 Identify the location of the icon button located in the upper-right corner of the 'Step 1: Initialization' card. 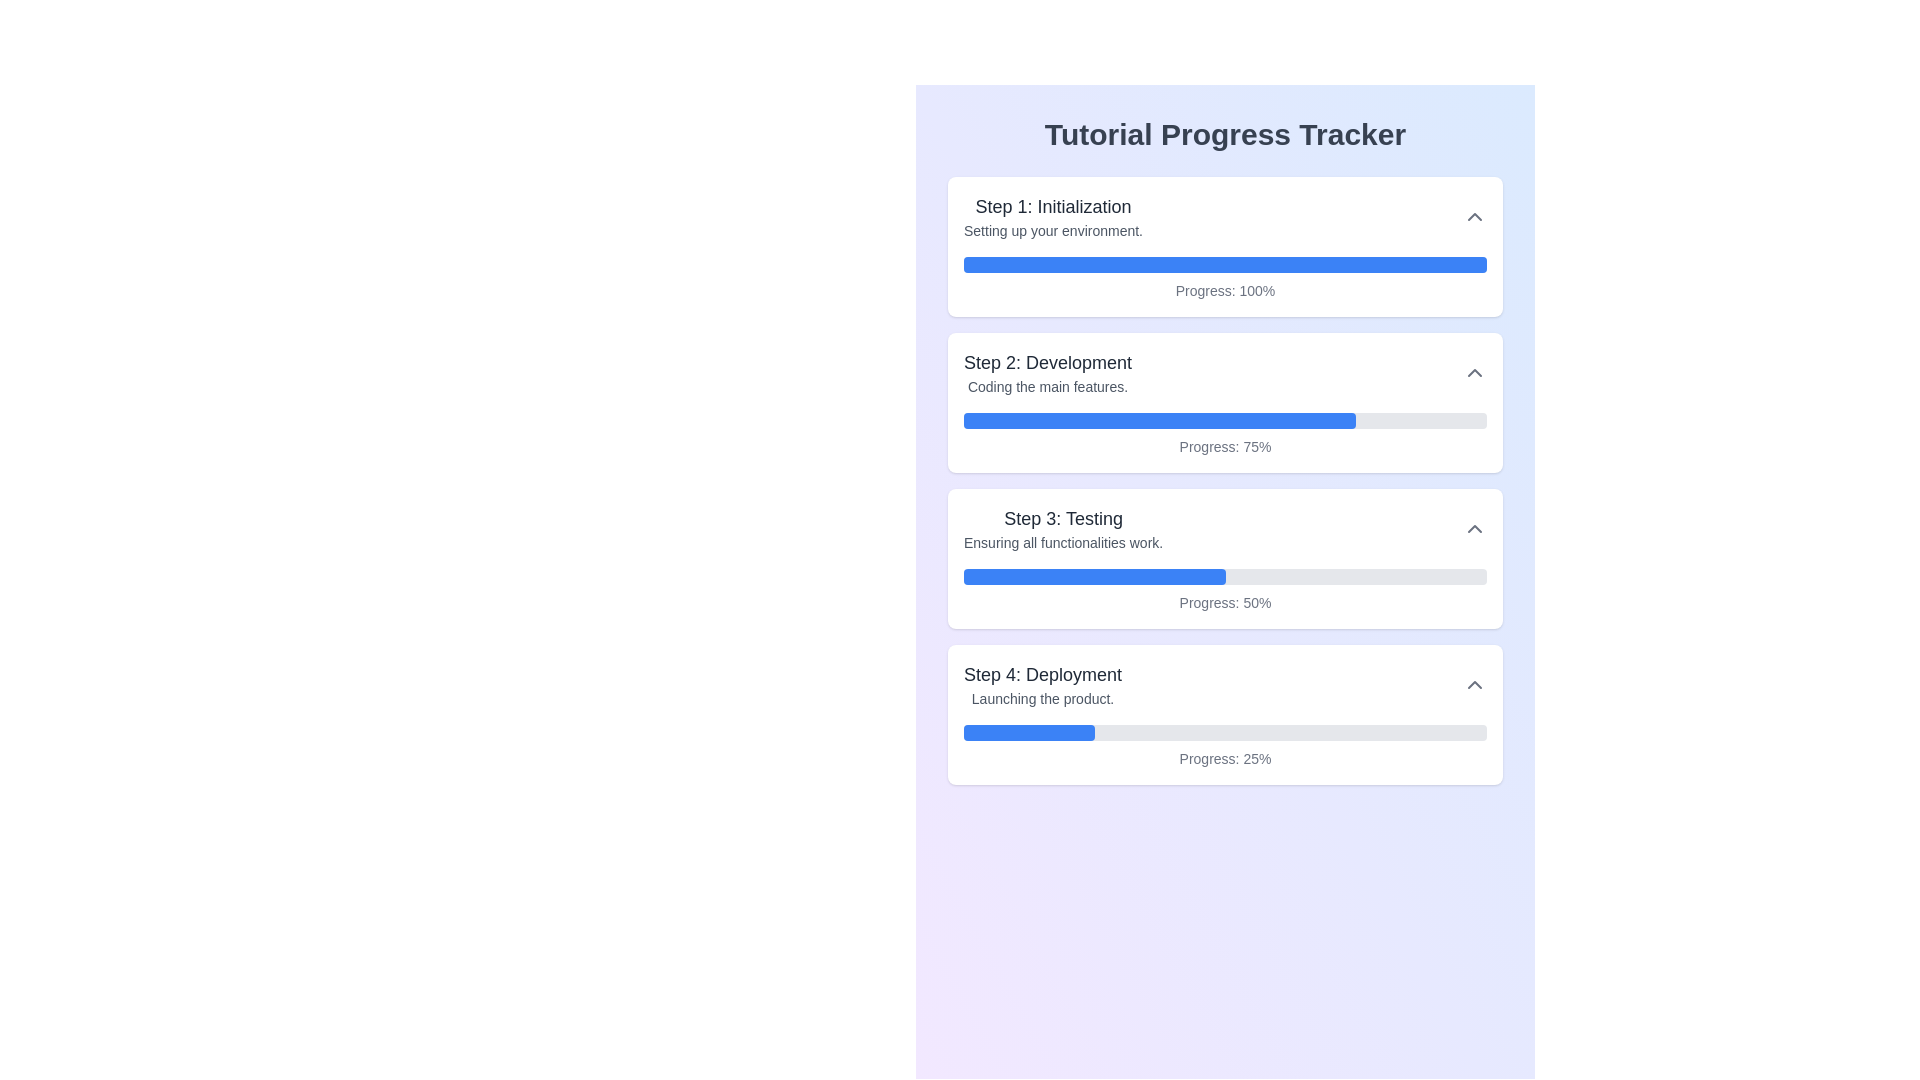
(1474, 216).